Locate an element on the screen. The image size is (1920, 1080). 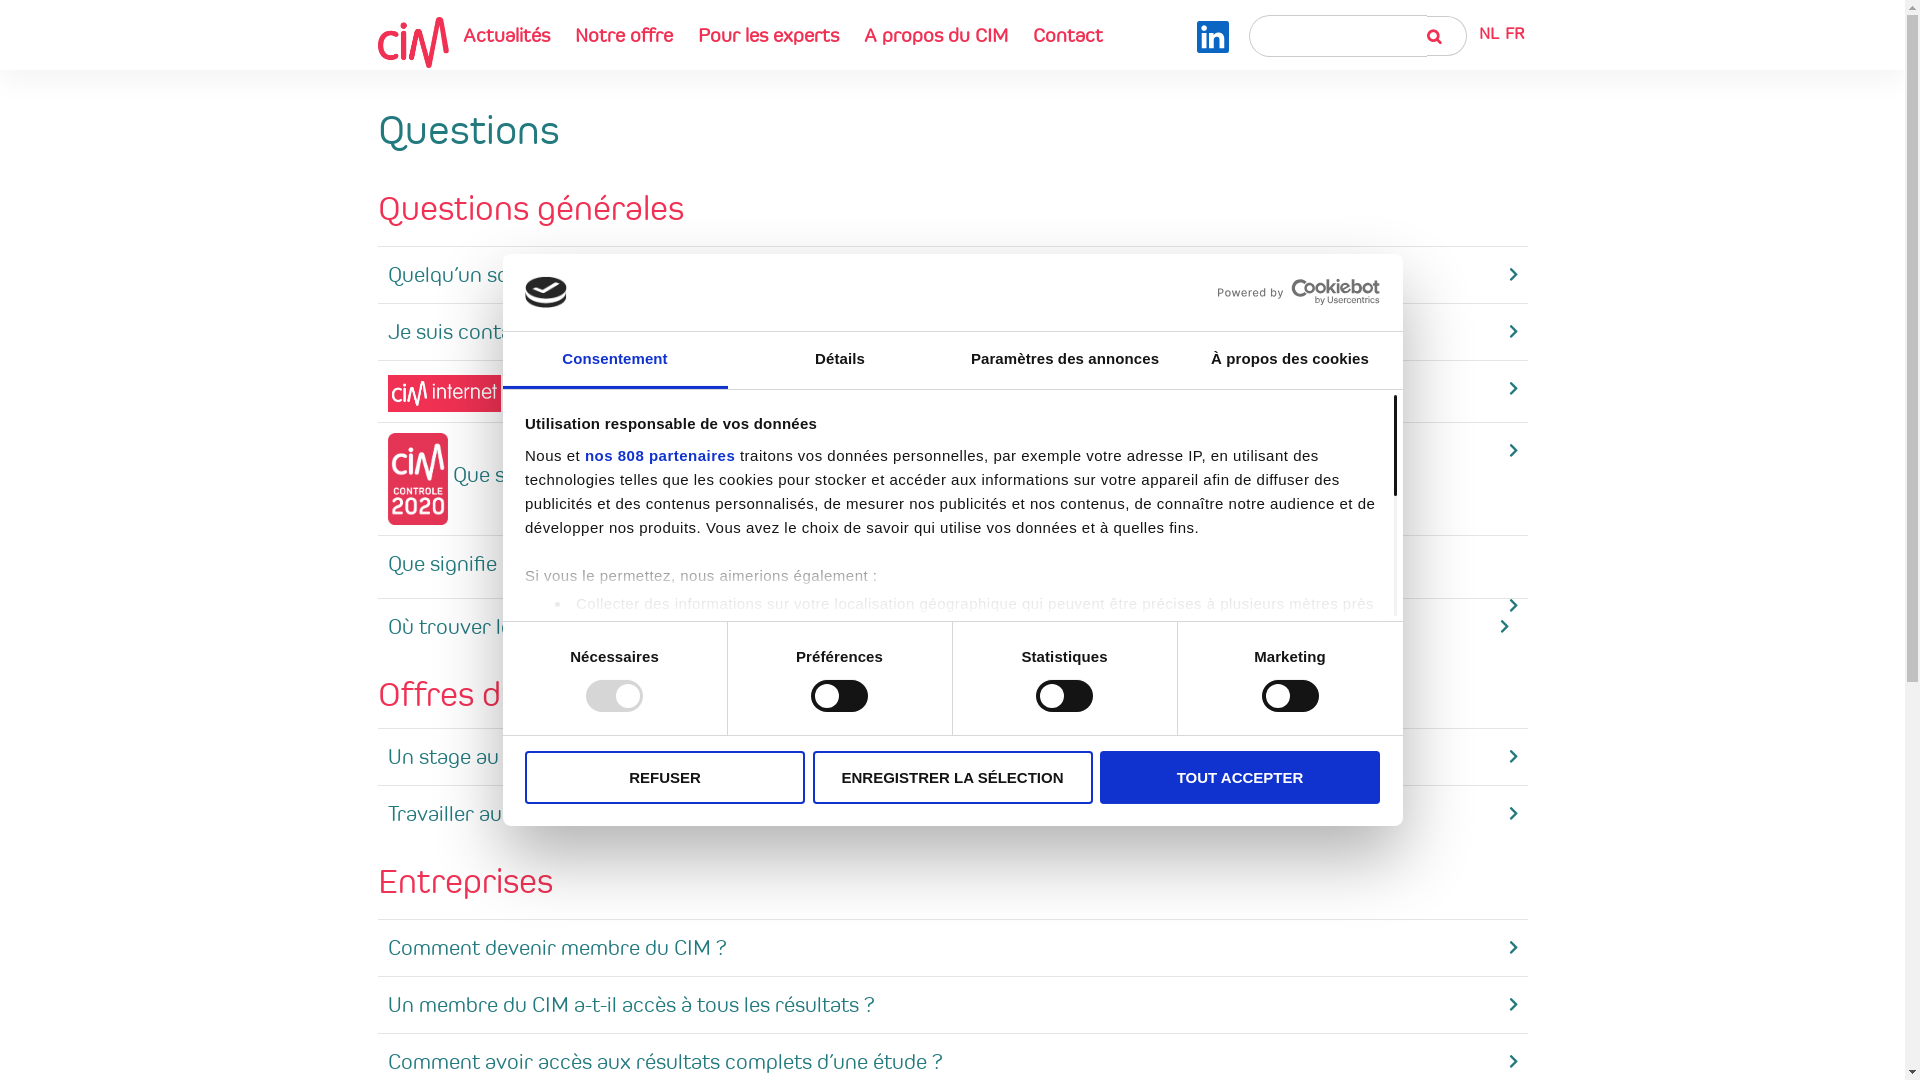
'TOUT ACCEPTER' is located at coordinates (1238, 776).